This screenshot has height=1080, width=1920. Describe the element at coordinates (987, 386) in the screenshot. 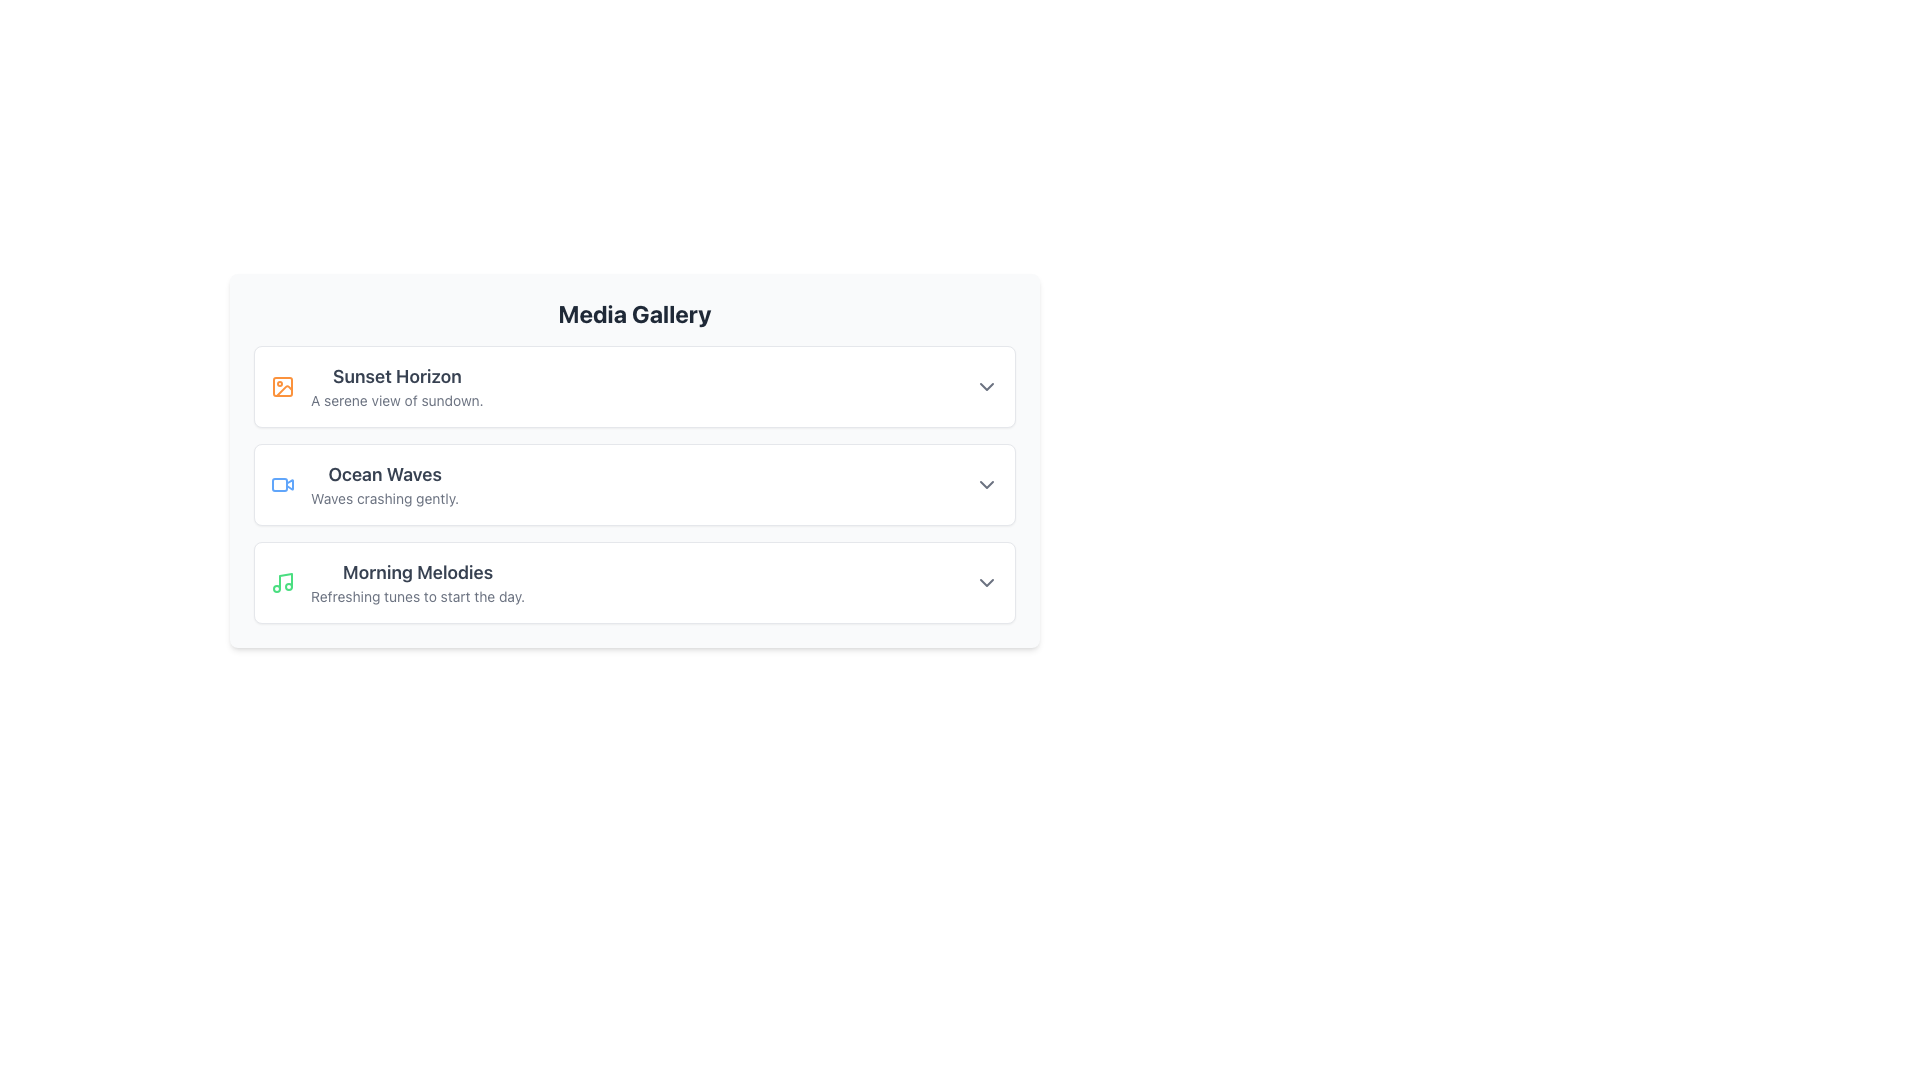

I see `the dropdown toggle located at the far right of the 'Sunset Horizon' list item` at that location.